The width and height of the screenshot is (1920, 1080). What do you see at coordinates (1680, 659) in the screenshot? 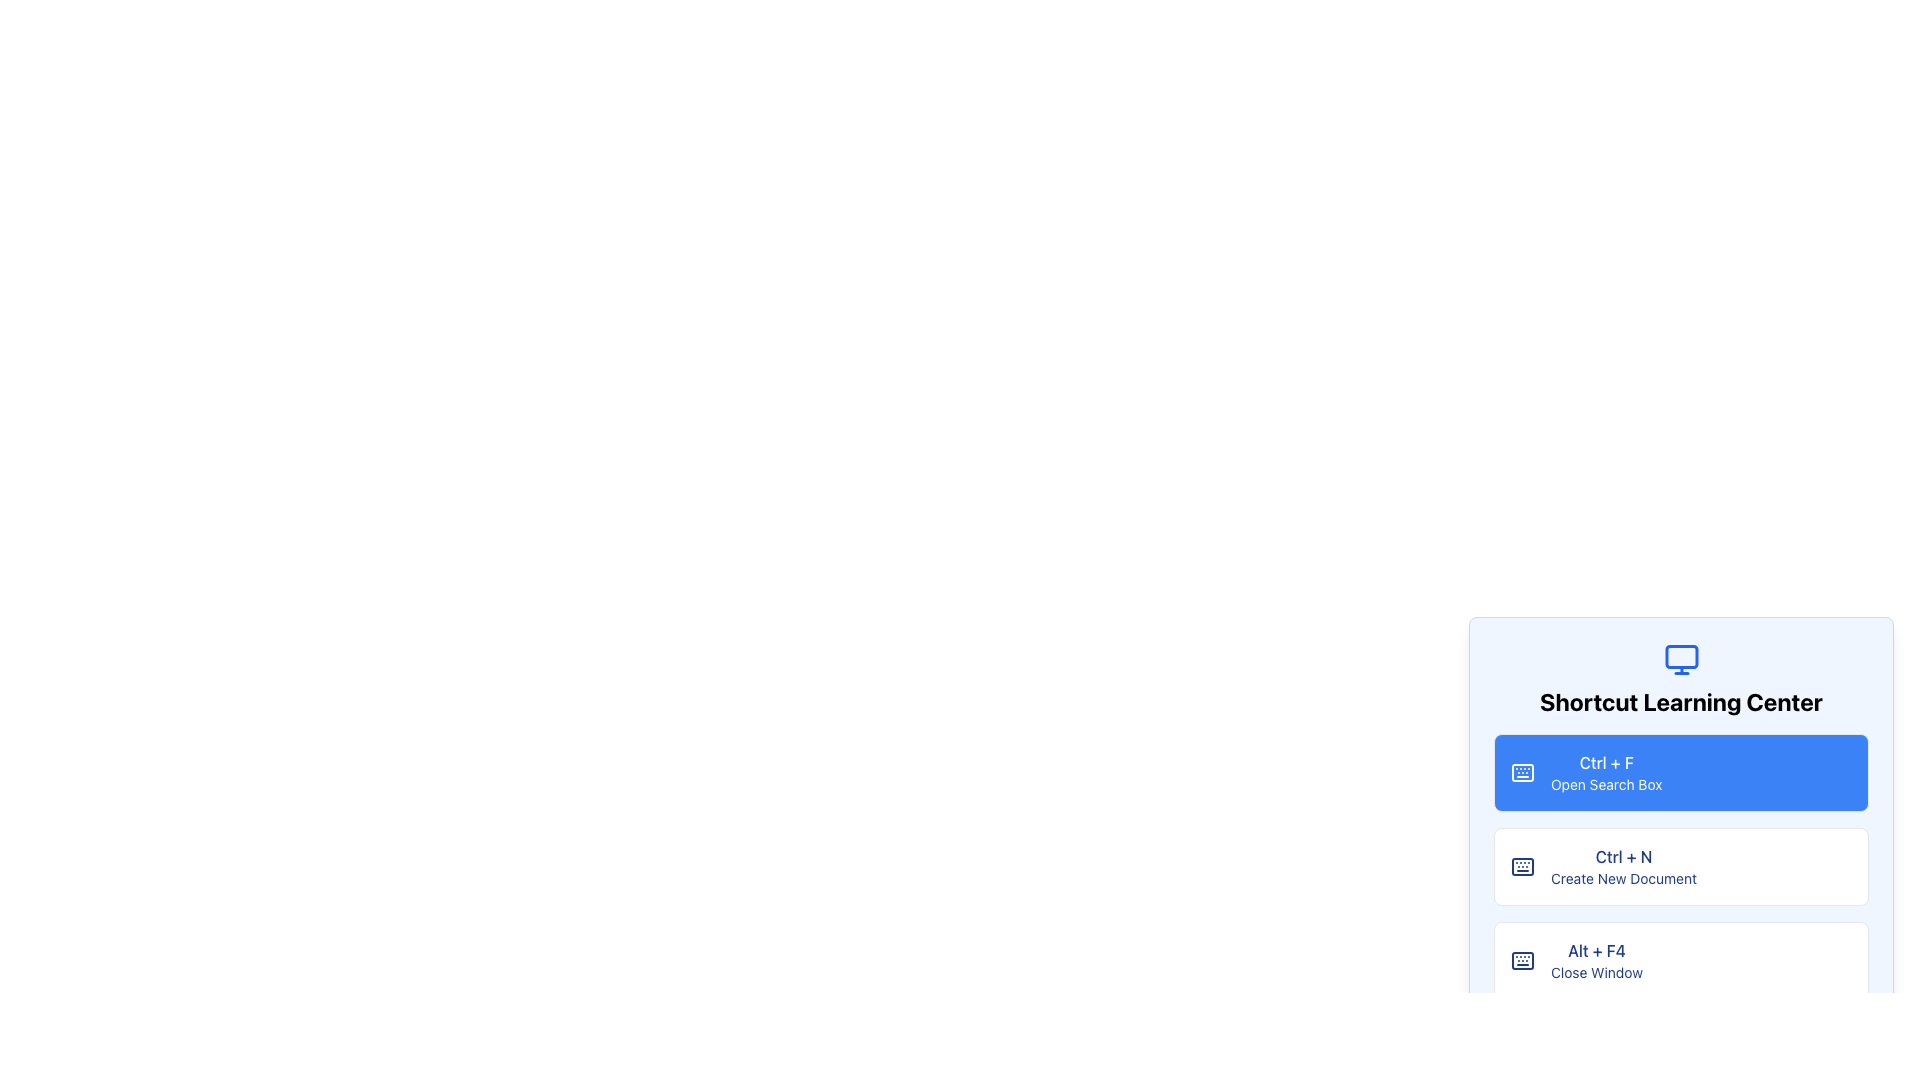
I see `the decorative icon representing a monitor located at the top of the 'Shortcut Learning Center' banner, above the text 'Shortcut Learning Center.'` at bounding box center [1680, 659].